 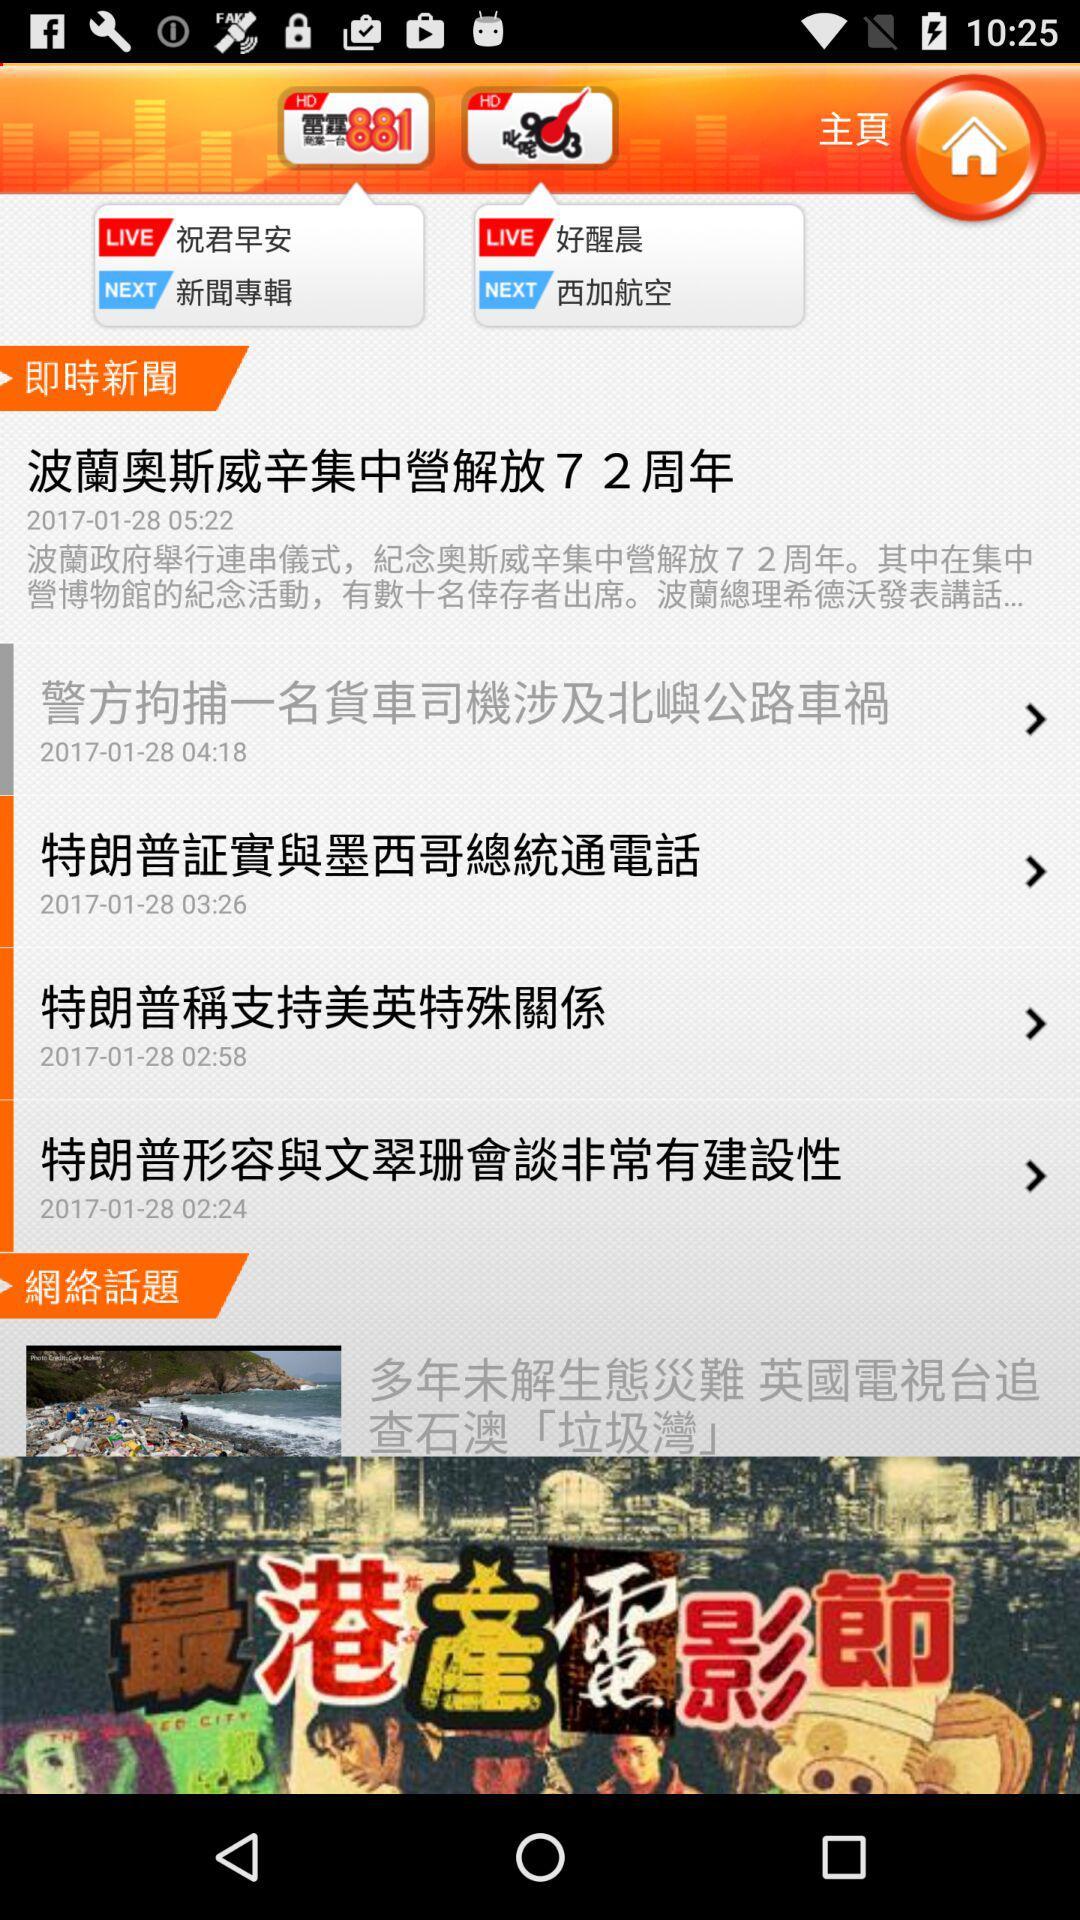 What do you see at coordinates (971, 148) in the screenshot?
I see `home button` at bounding box center [971, 148].